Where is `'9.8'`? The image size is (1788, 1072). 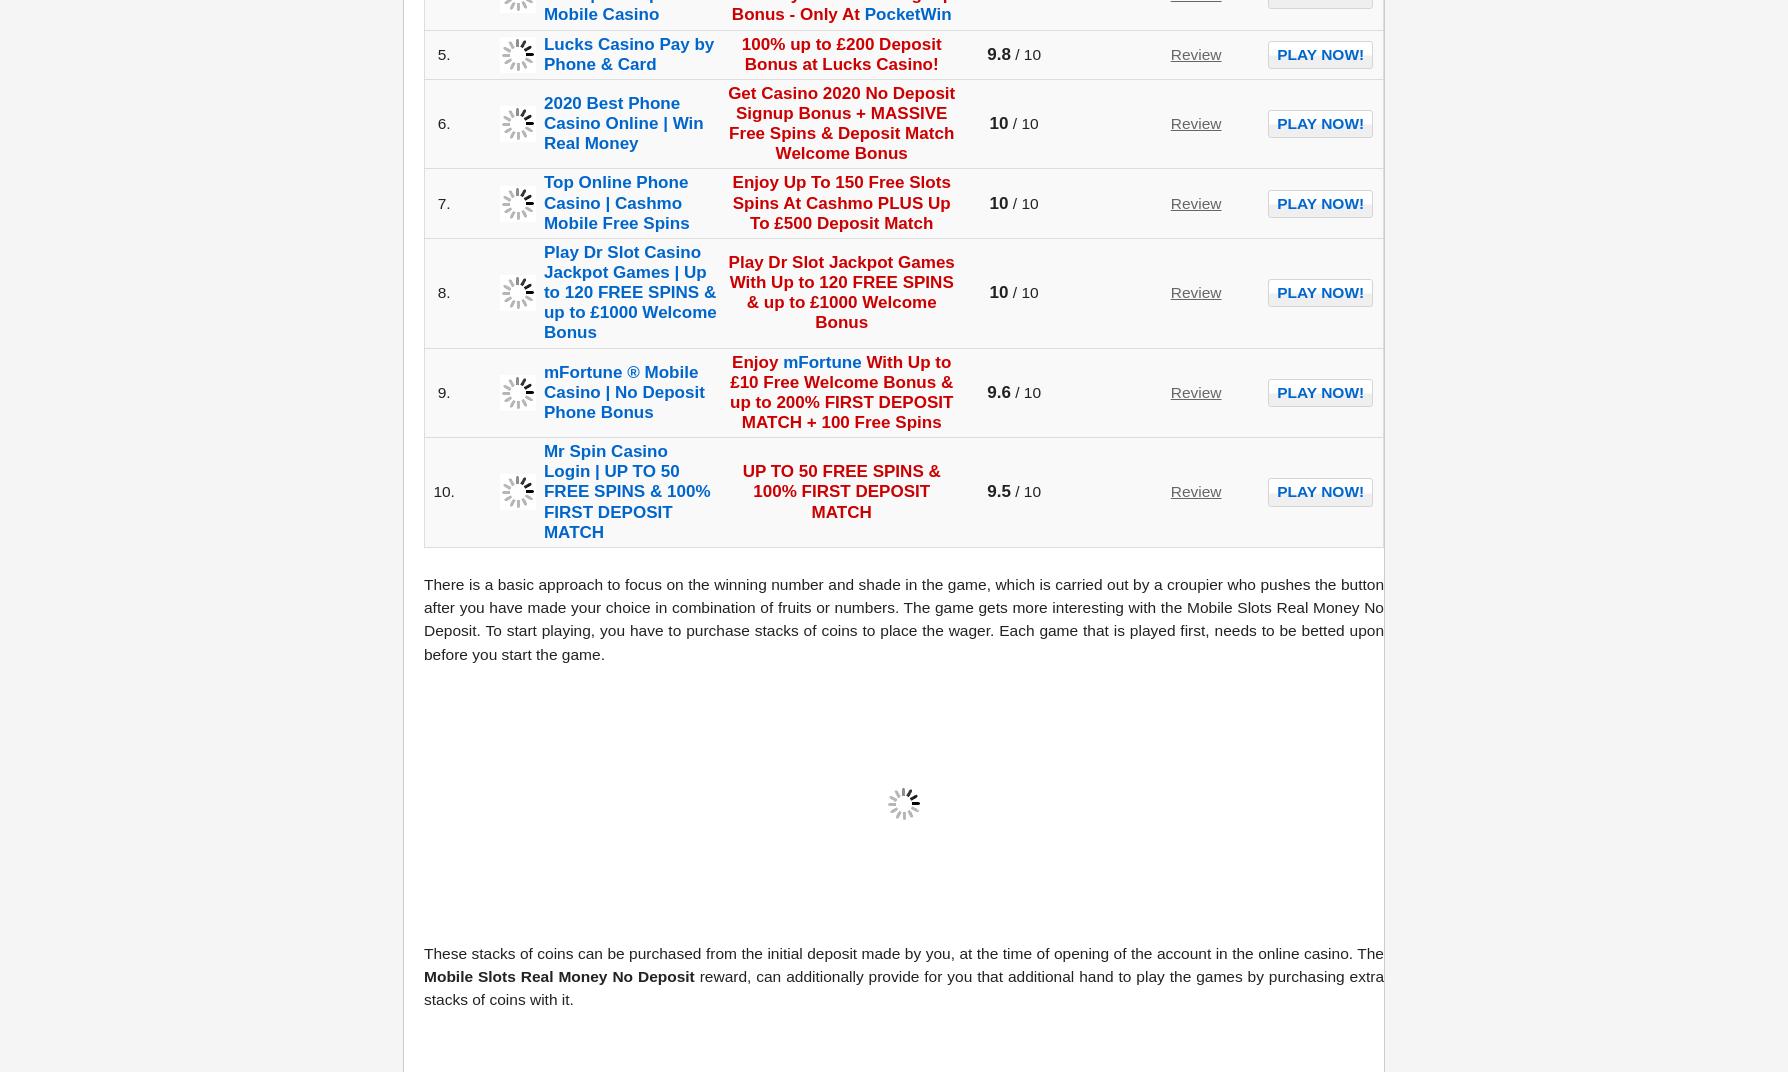
'9.8' is located at coordinates (998, 52).